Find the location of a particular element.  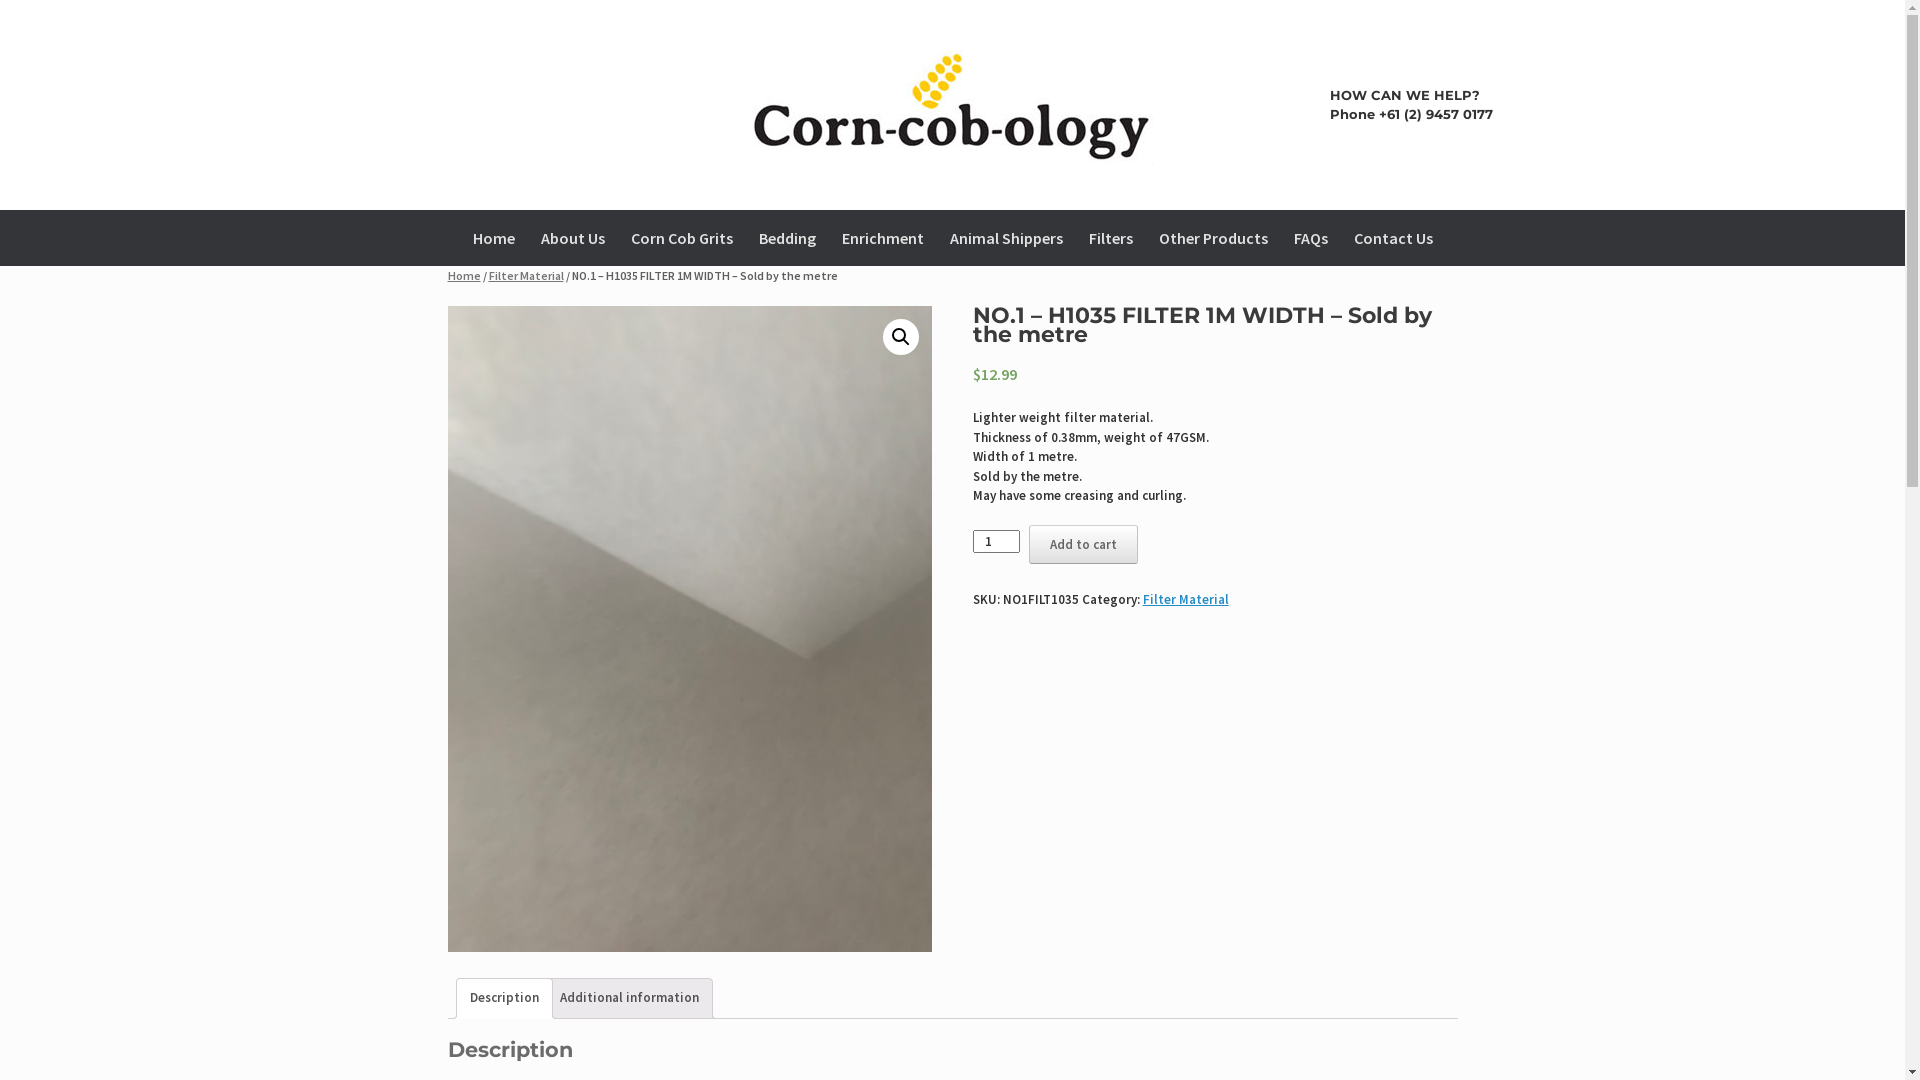

'Additional information' is located at coordinates (628, 998).